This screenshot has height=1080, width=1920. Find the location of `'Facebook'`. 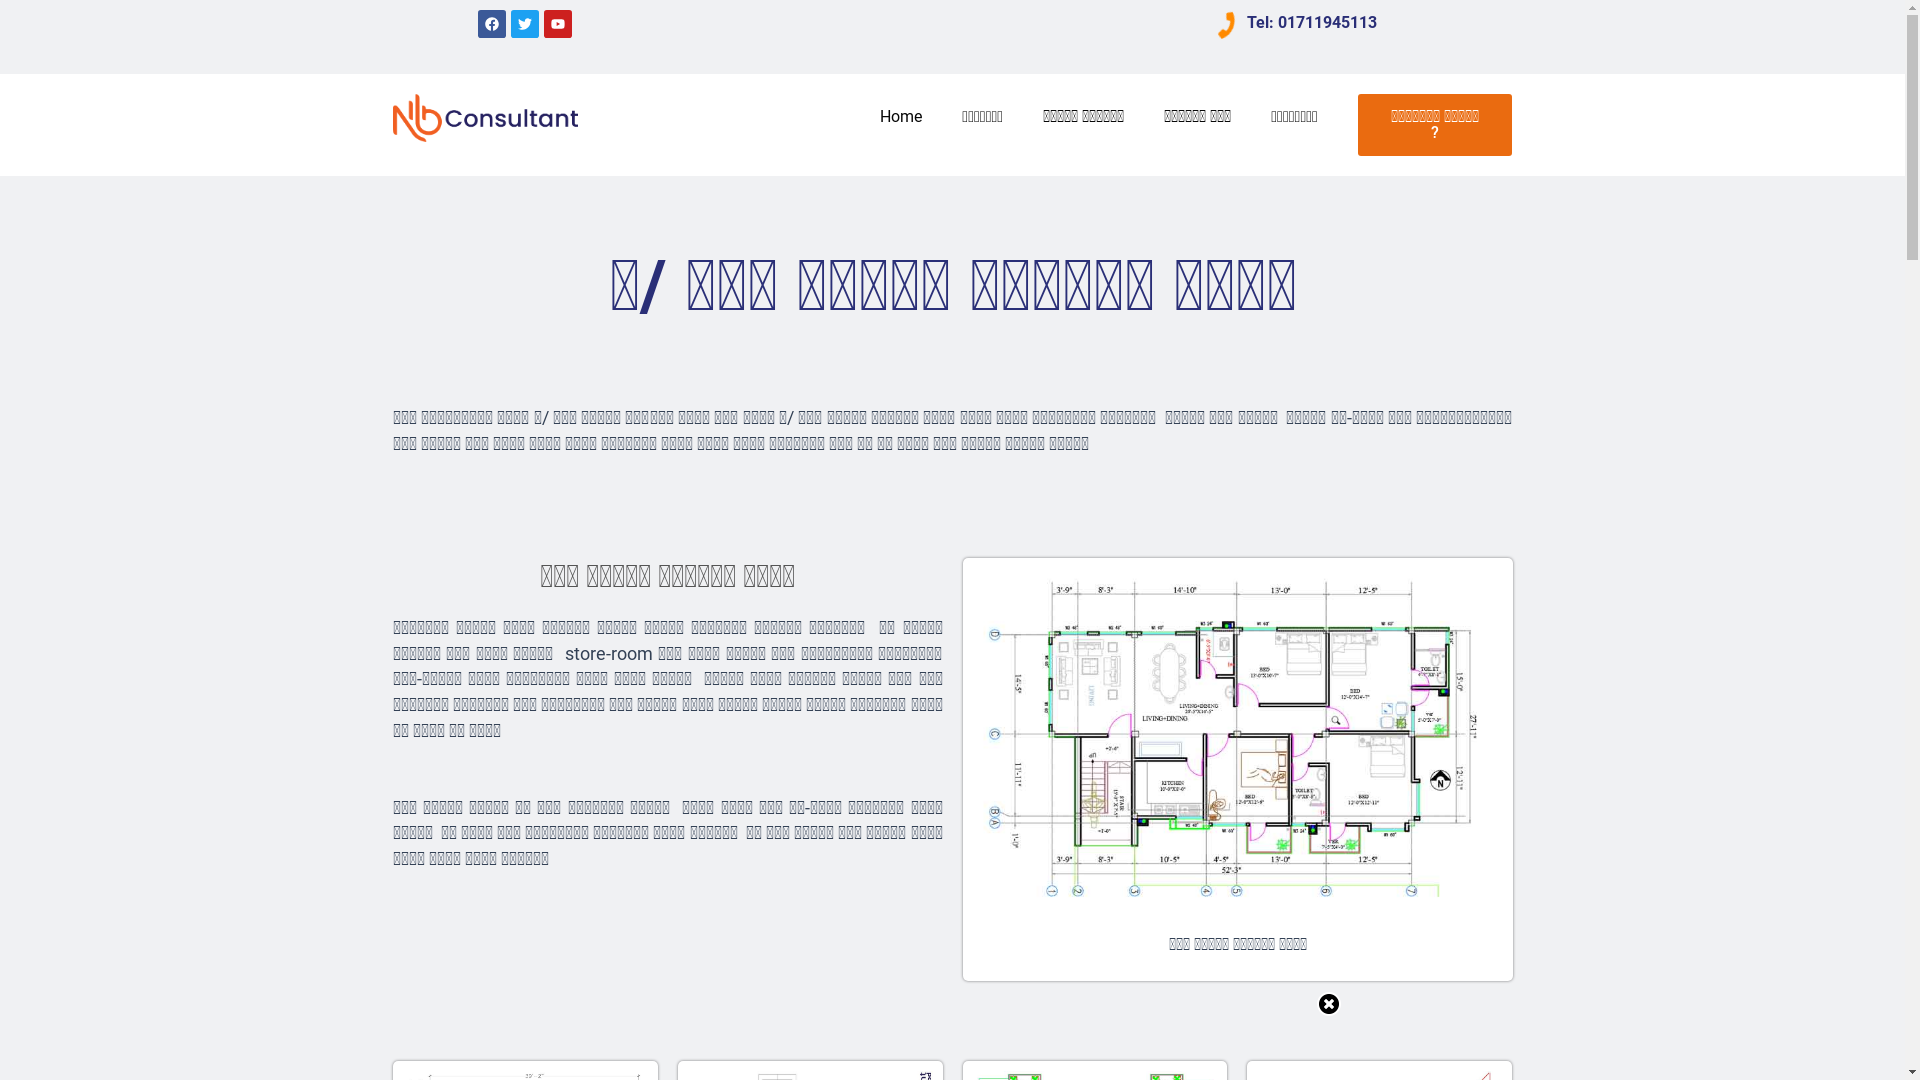

'Facebook' is located at coordinates (491, 23).